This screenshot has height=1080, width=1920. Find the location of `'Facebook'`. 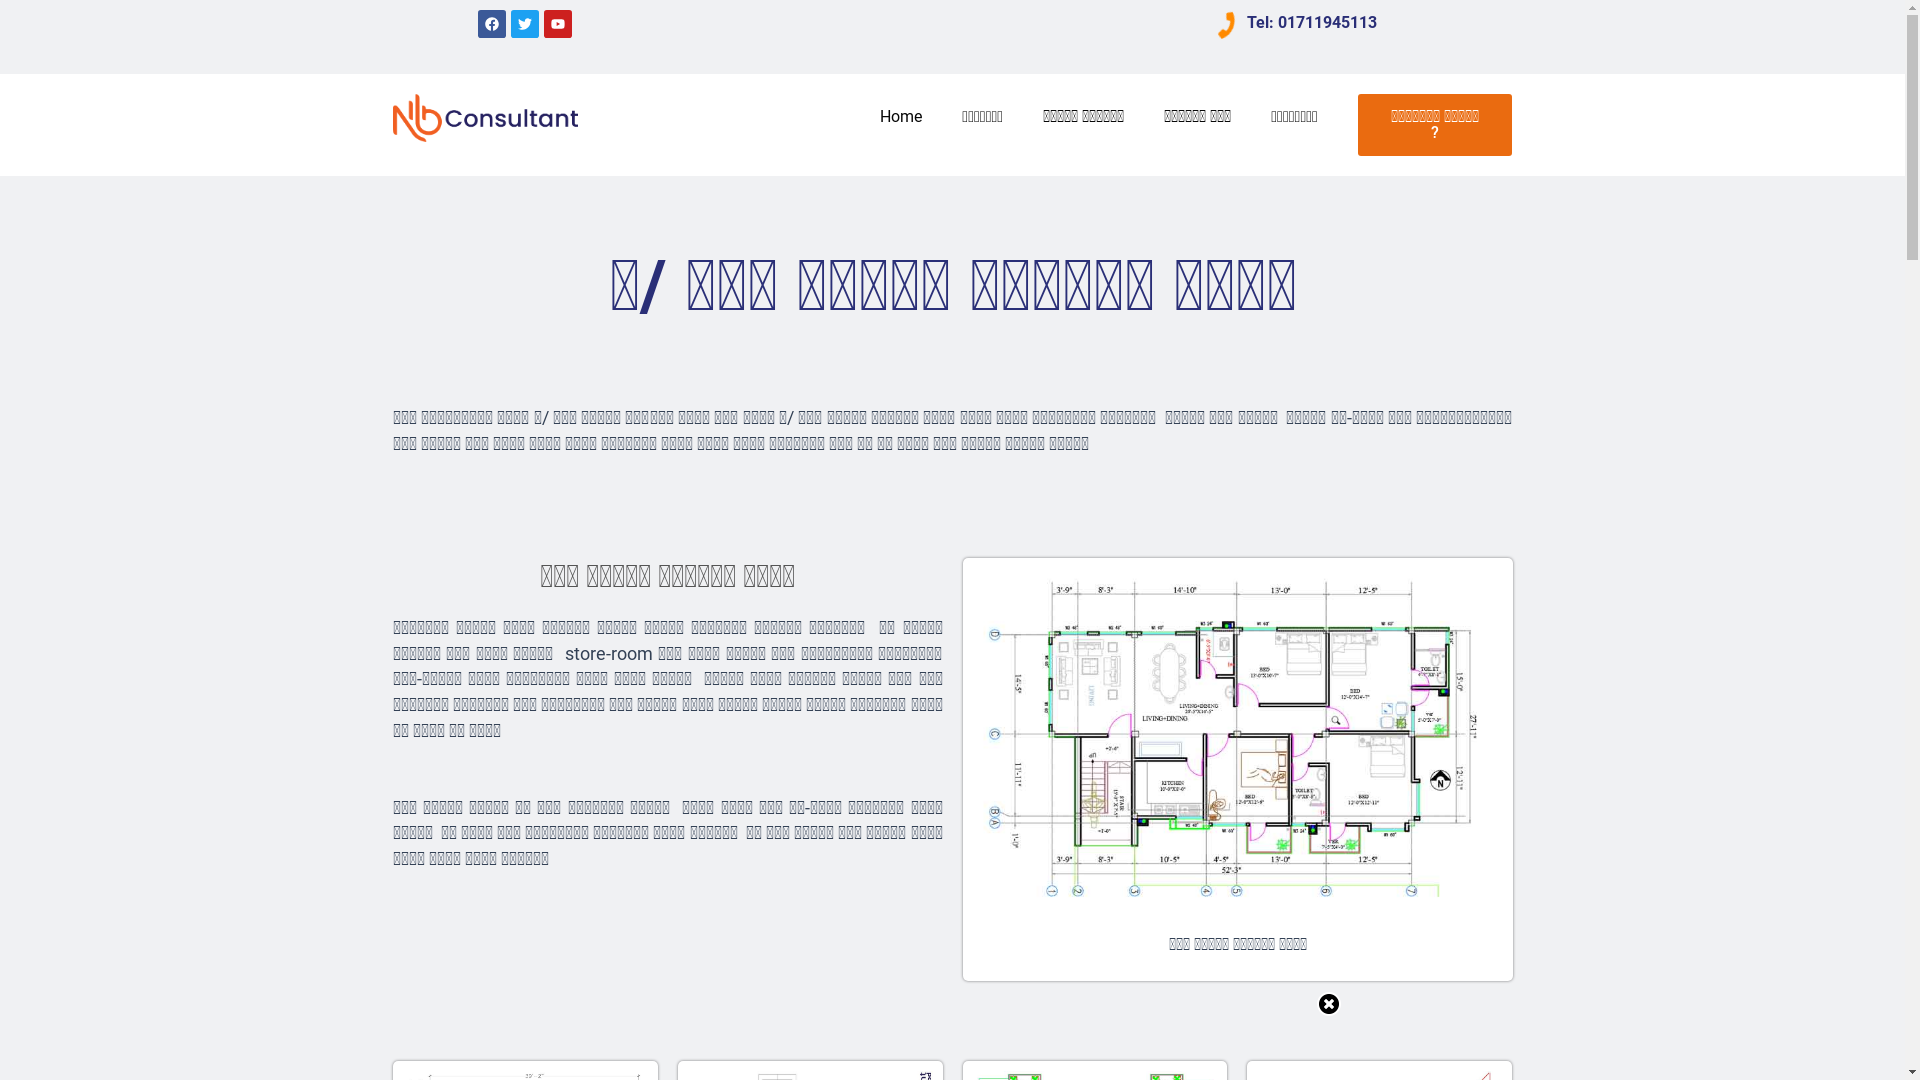

'Facebook' is located at coordinates (491, 23).